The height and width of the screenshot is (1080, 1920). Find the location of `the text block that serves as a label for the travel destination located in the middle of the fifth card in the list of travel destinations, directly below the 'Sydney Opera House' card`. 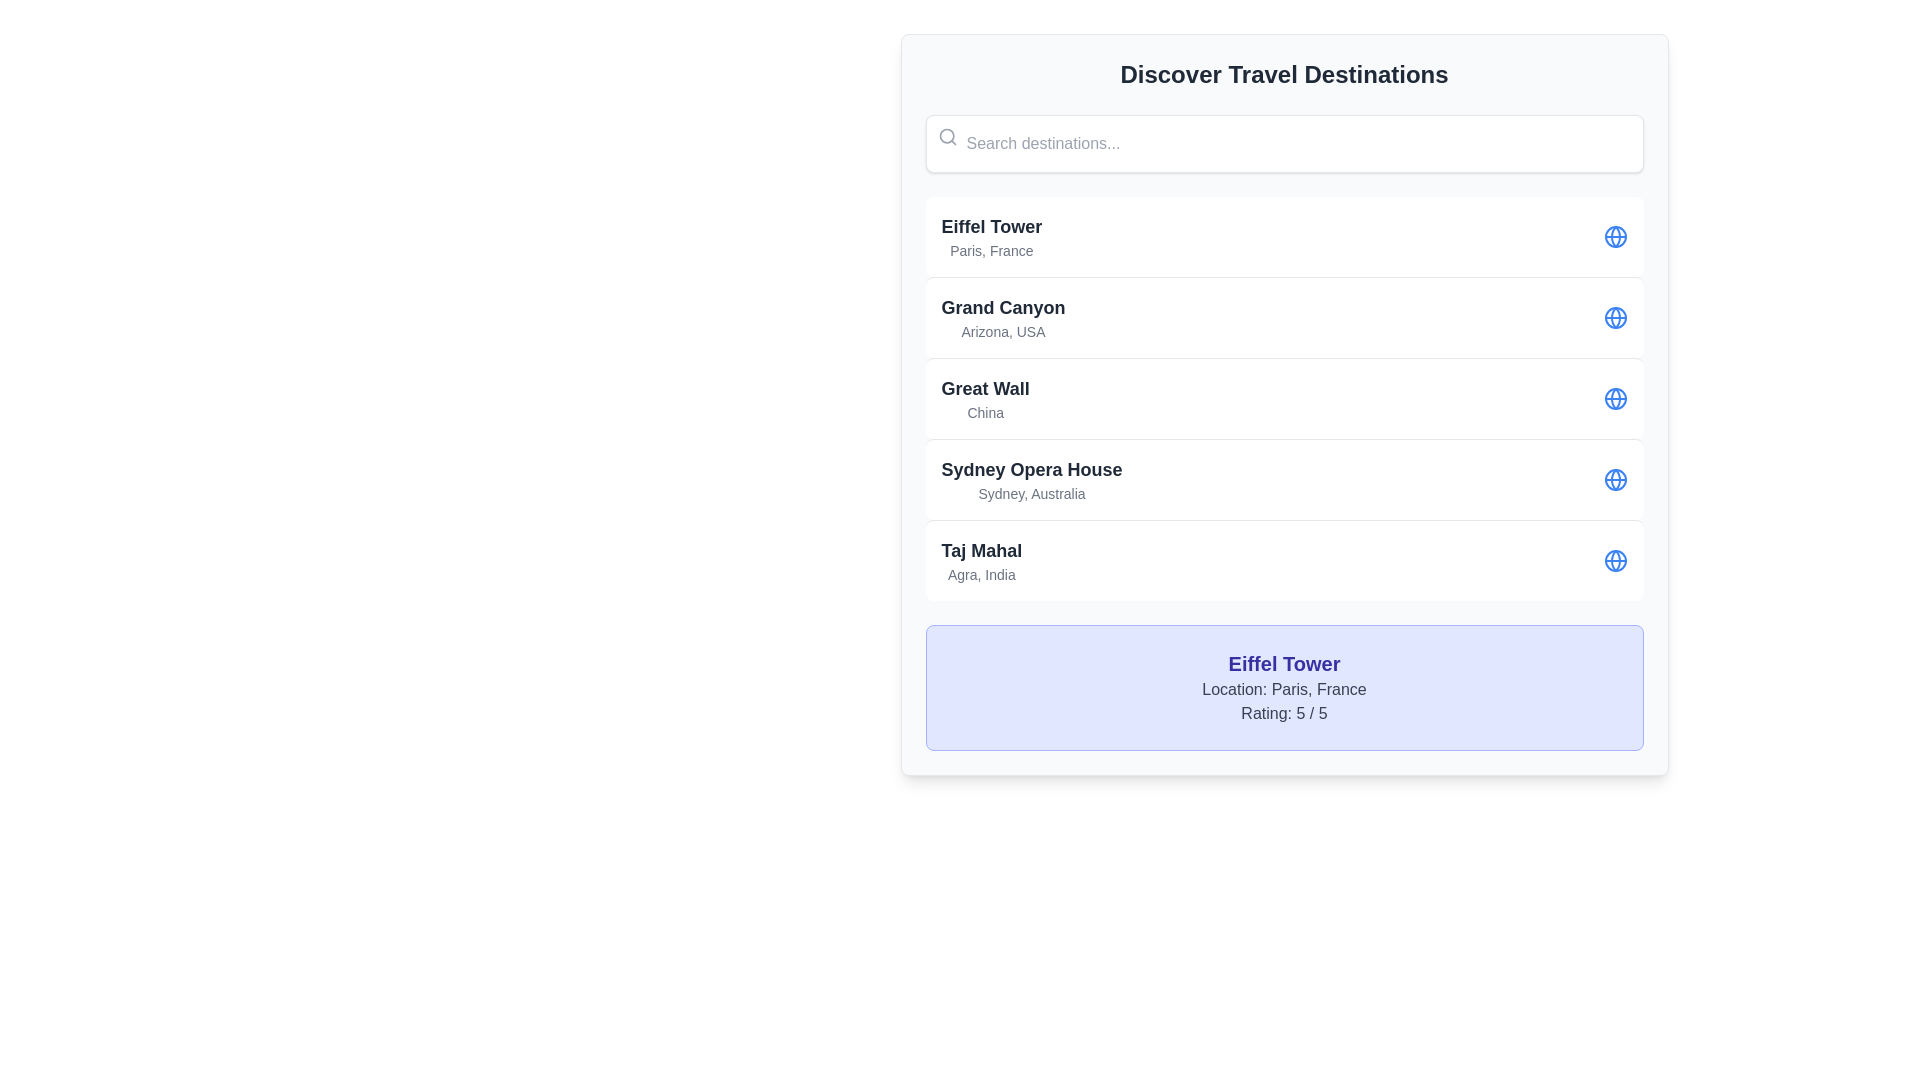

the text block that serves as a label for the travel destination located in the middle of the fifth card in the list of travel destinations, directly below the 'Sydney Opera House' card is located at coordinates (981, 560).